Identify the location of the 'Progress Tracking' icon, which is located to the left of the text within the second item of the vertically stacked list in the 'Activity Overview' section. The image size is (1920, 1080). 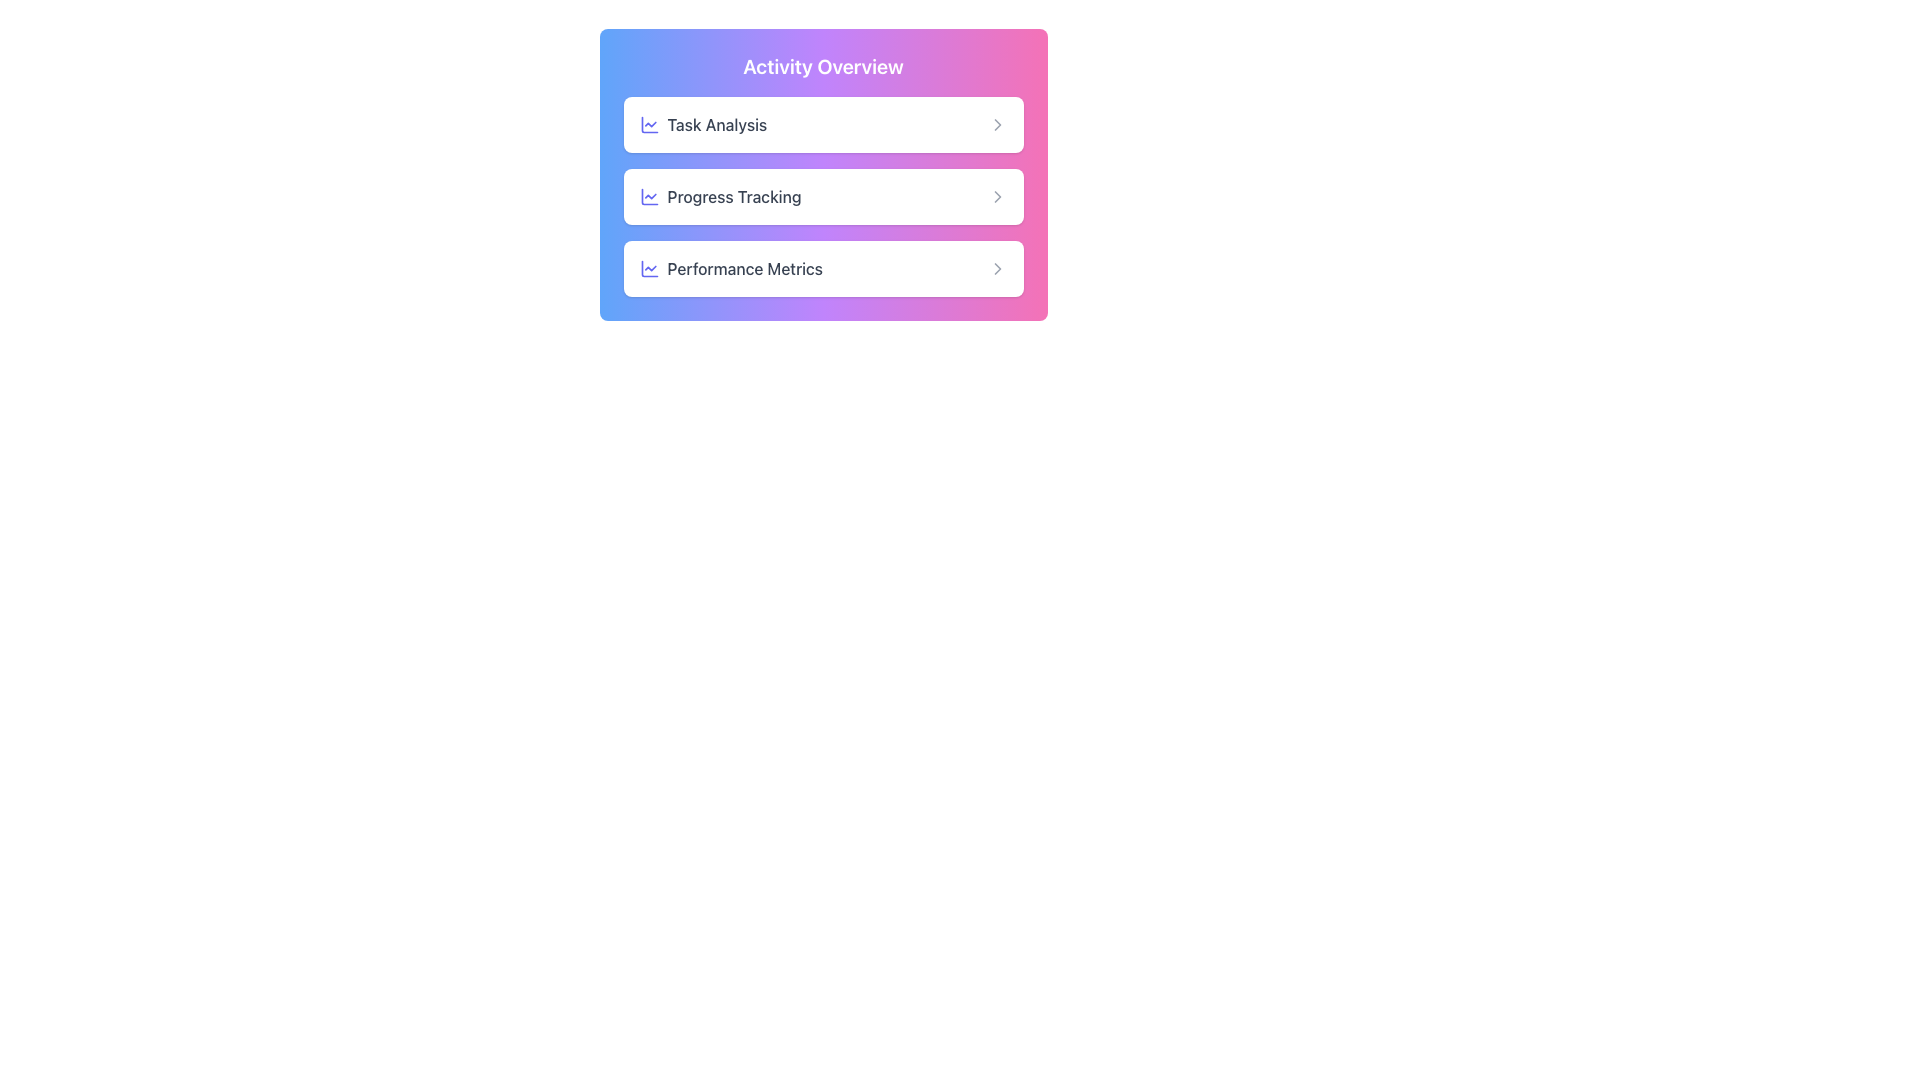
(649, 196).